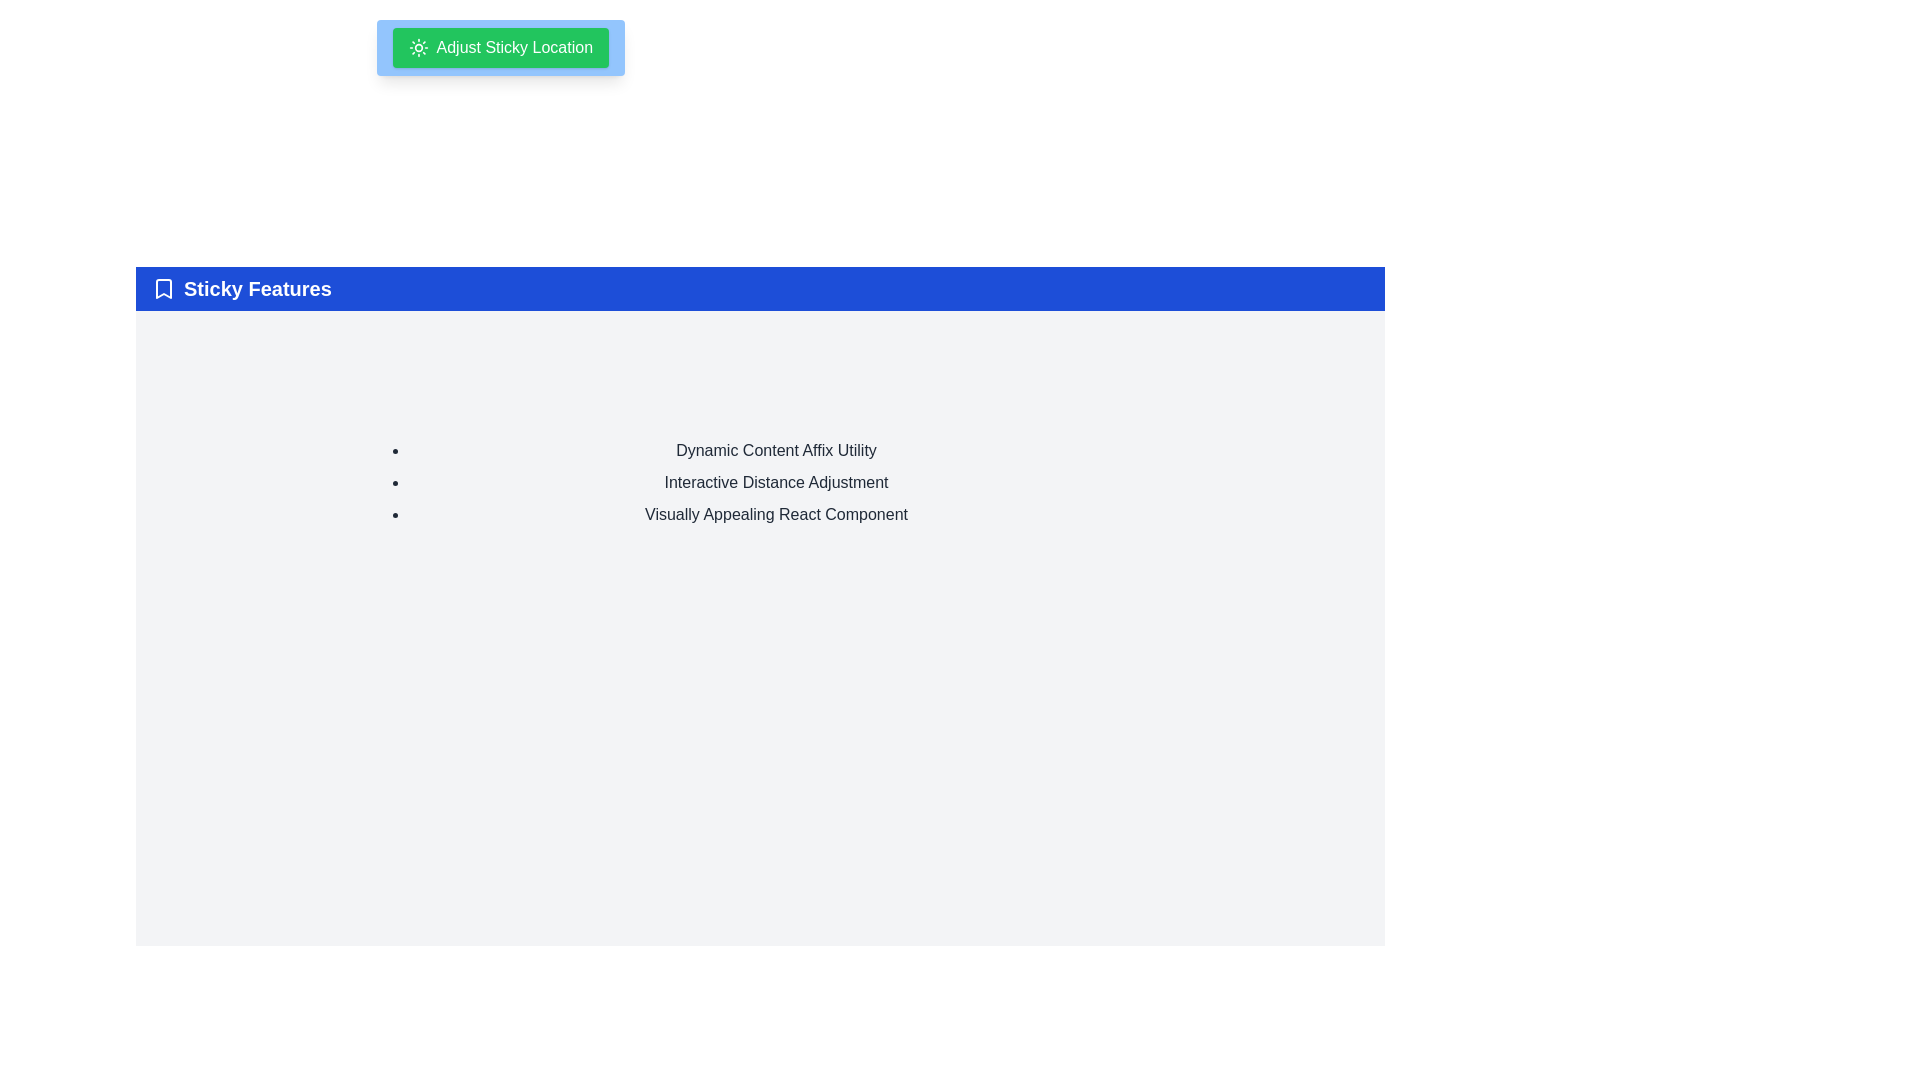 The width and height of the screenshot is (1920, 1080). What do you see at coordinates (417, 46) in the screenshot?
I see `the sun icon located on the left side of the 'Adjust Sticky Location' button, characterized by its circular shape and surrounding rays in green and white colors` at bounding box center [417, 46].